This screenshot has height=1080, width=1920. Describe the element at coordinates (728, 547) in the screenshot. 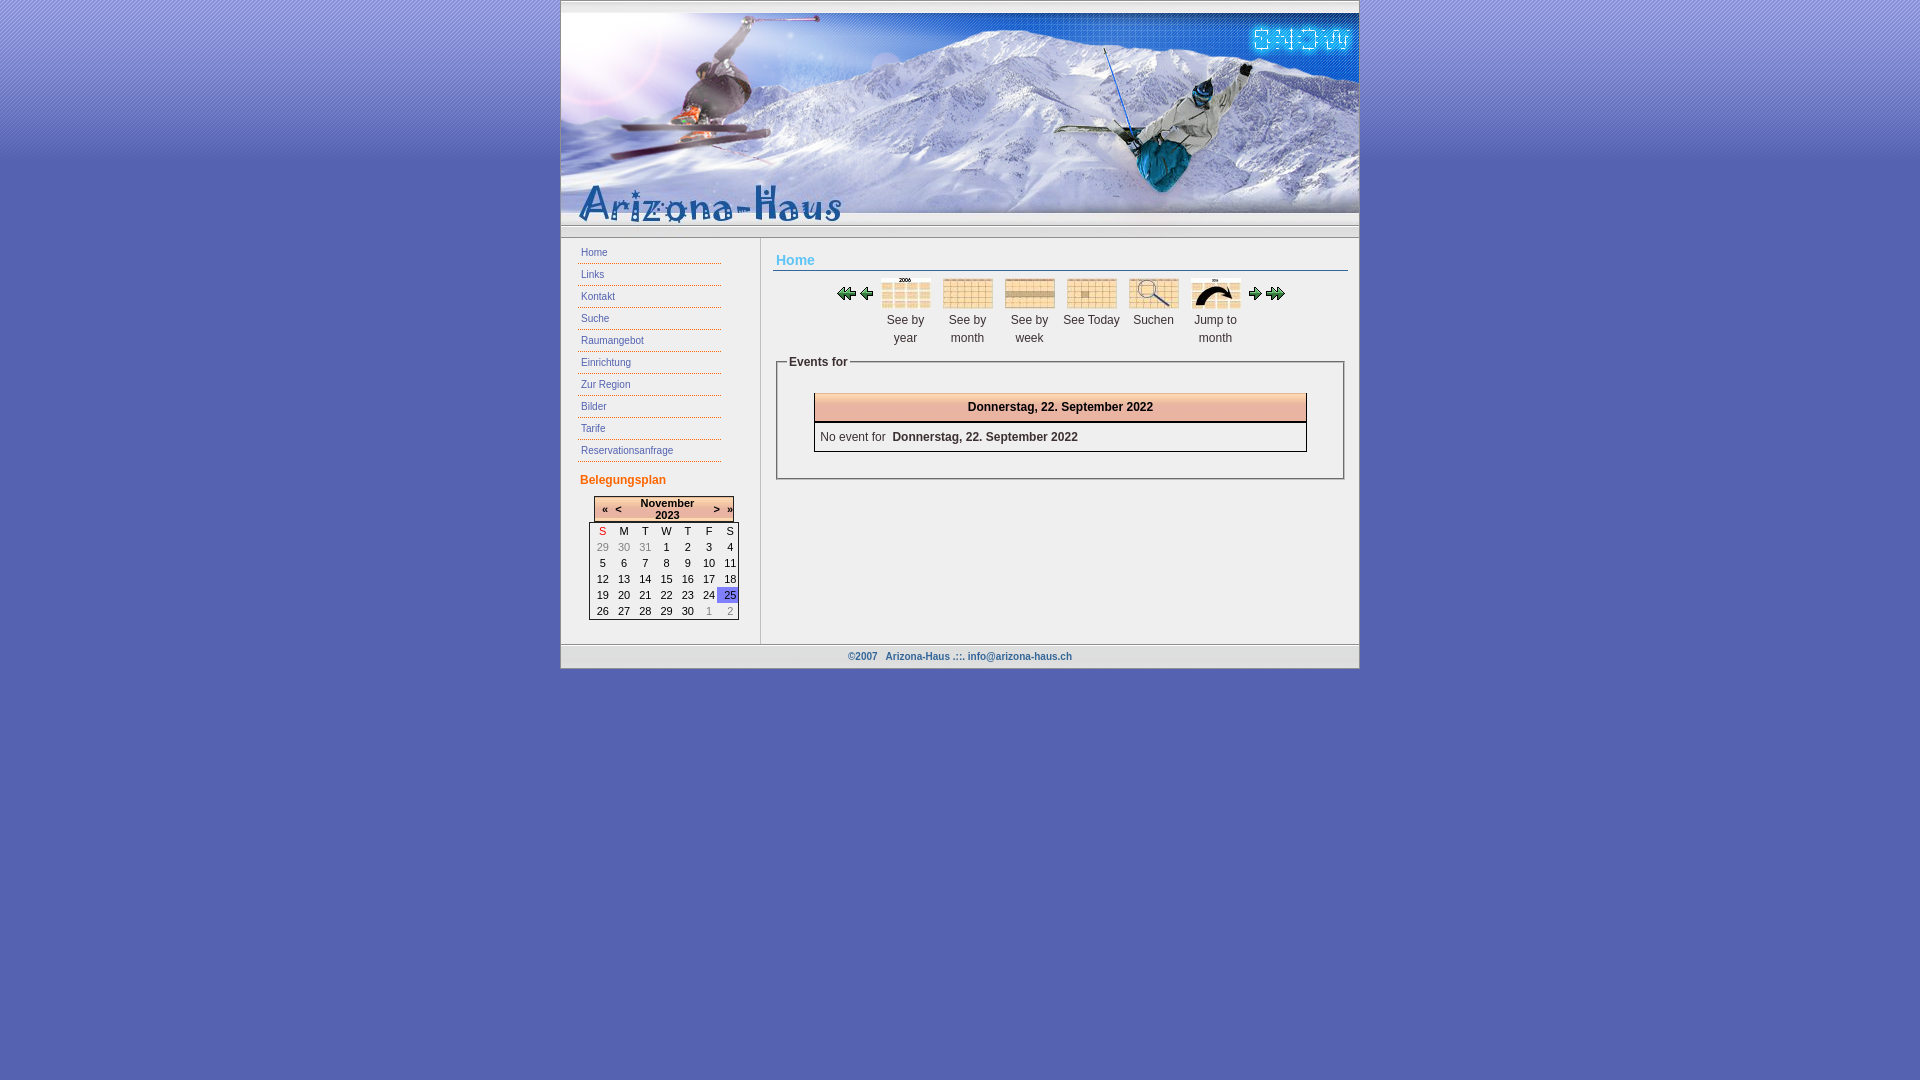

I see `'4'` at that location.